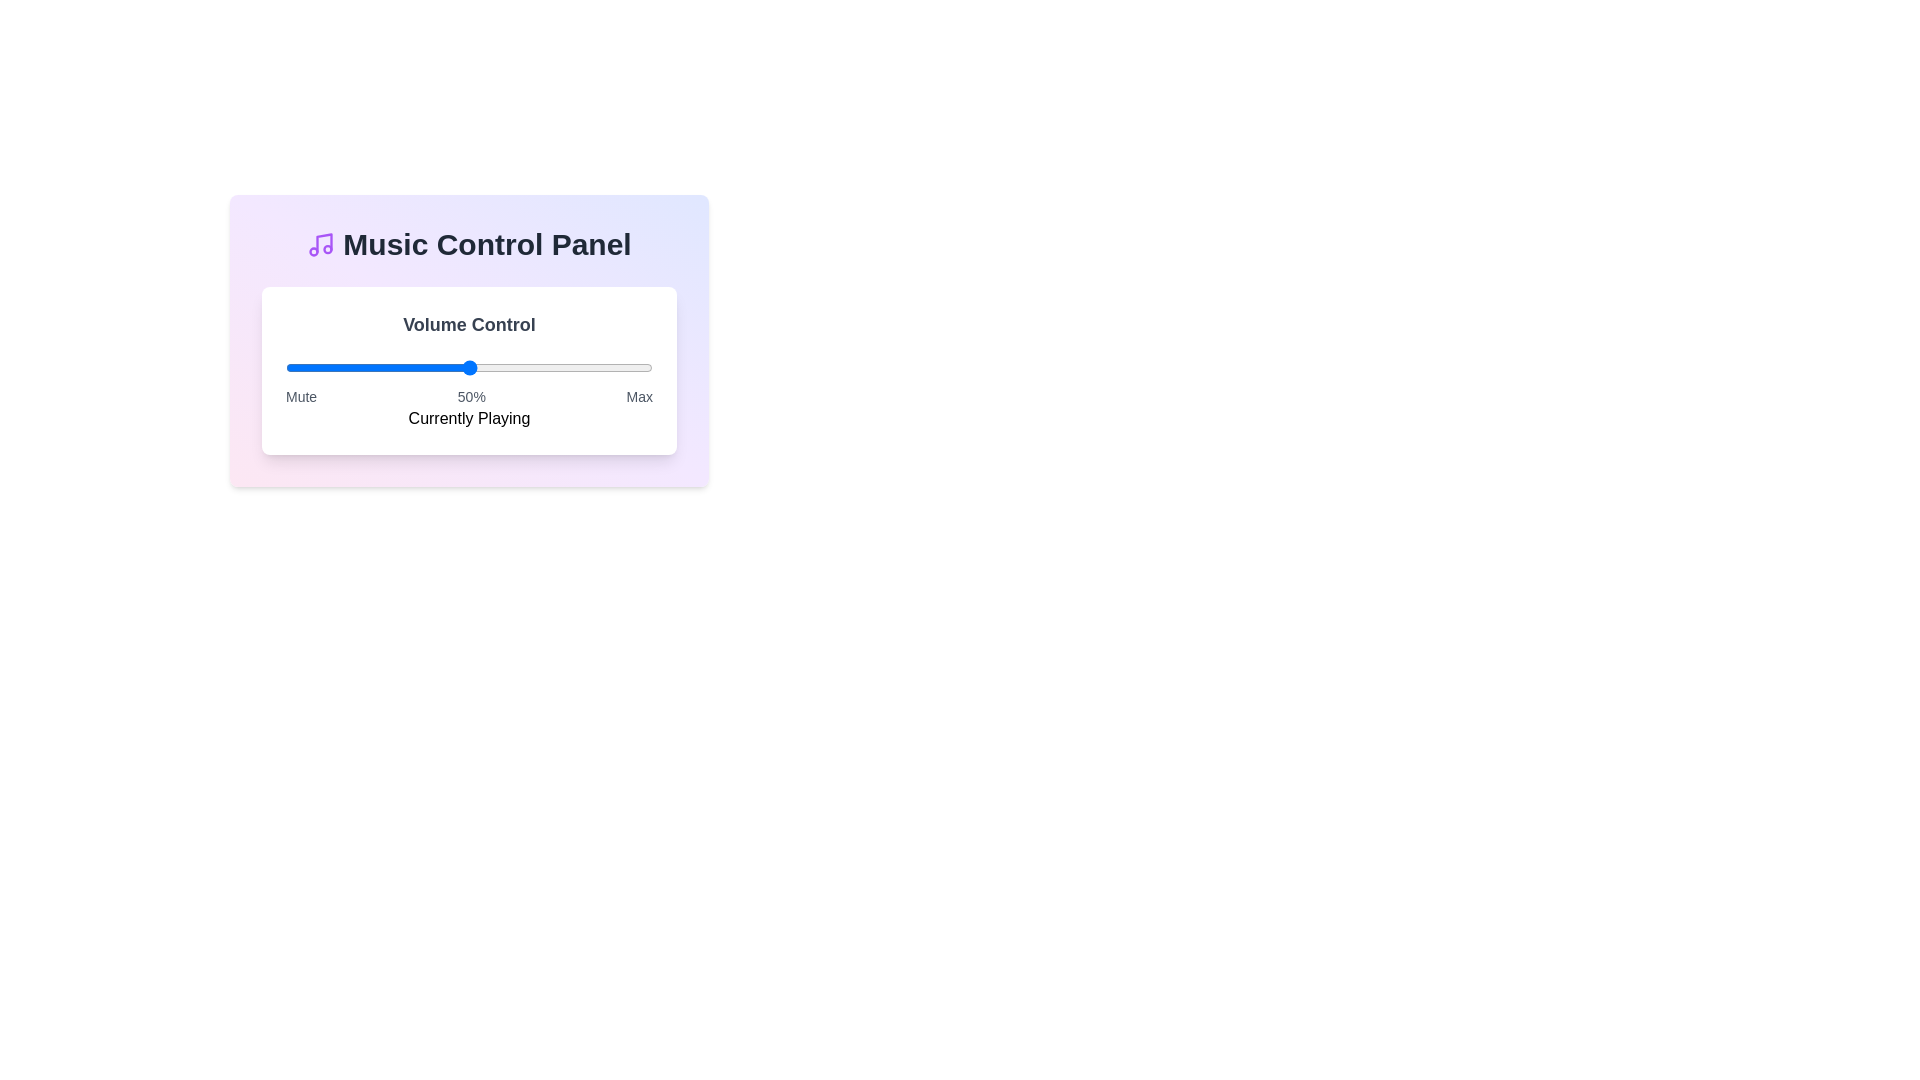  I want to click on the volume slider to 0% level, so click(285, 367).